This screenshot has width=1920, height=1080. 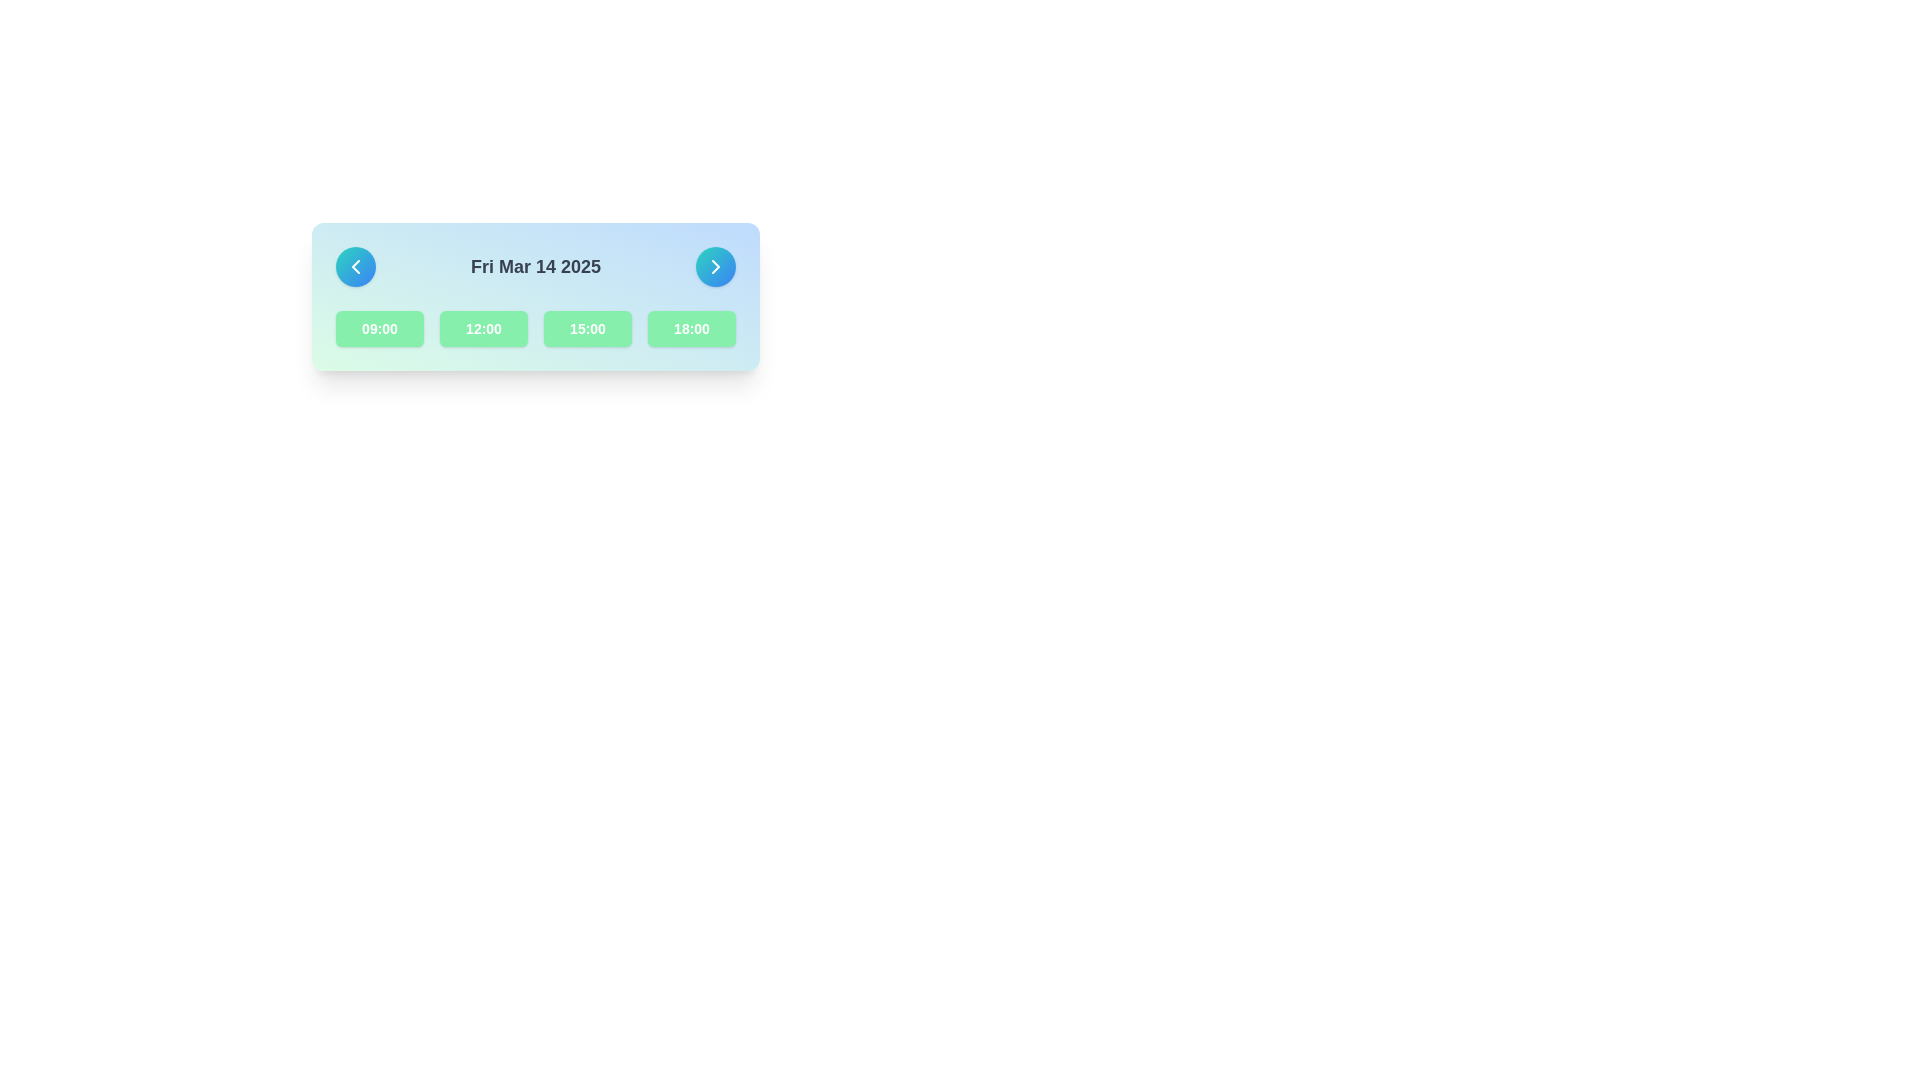 I want to click on the navigational icon located within the rounded button at the right end of the horizontal panel, so click(x=715, y=265).